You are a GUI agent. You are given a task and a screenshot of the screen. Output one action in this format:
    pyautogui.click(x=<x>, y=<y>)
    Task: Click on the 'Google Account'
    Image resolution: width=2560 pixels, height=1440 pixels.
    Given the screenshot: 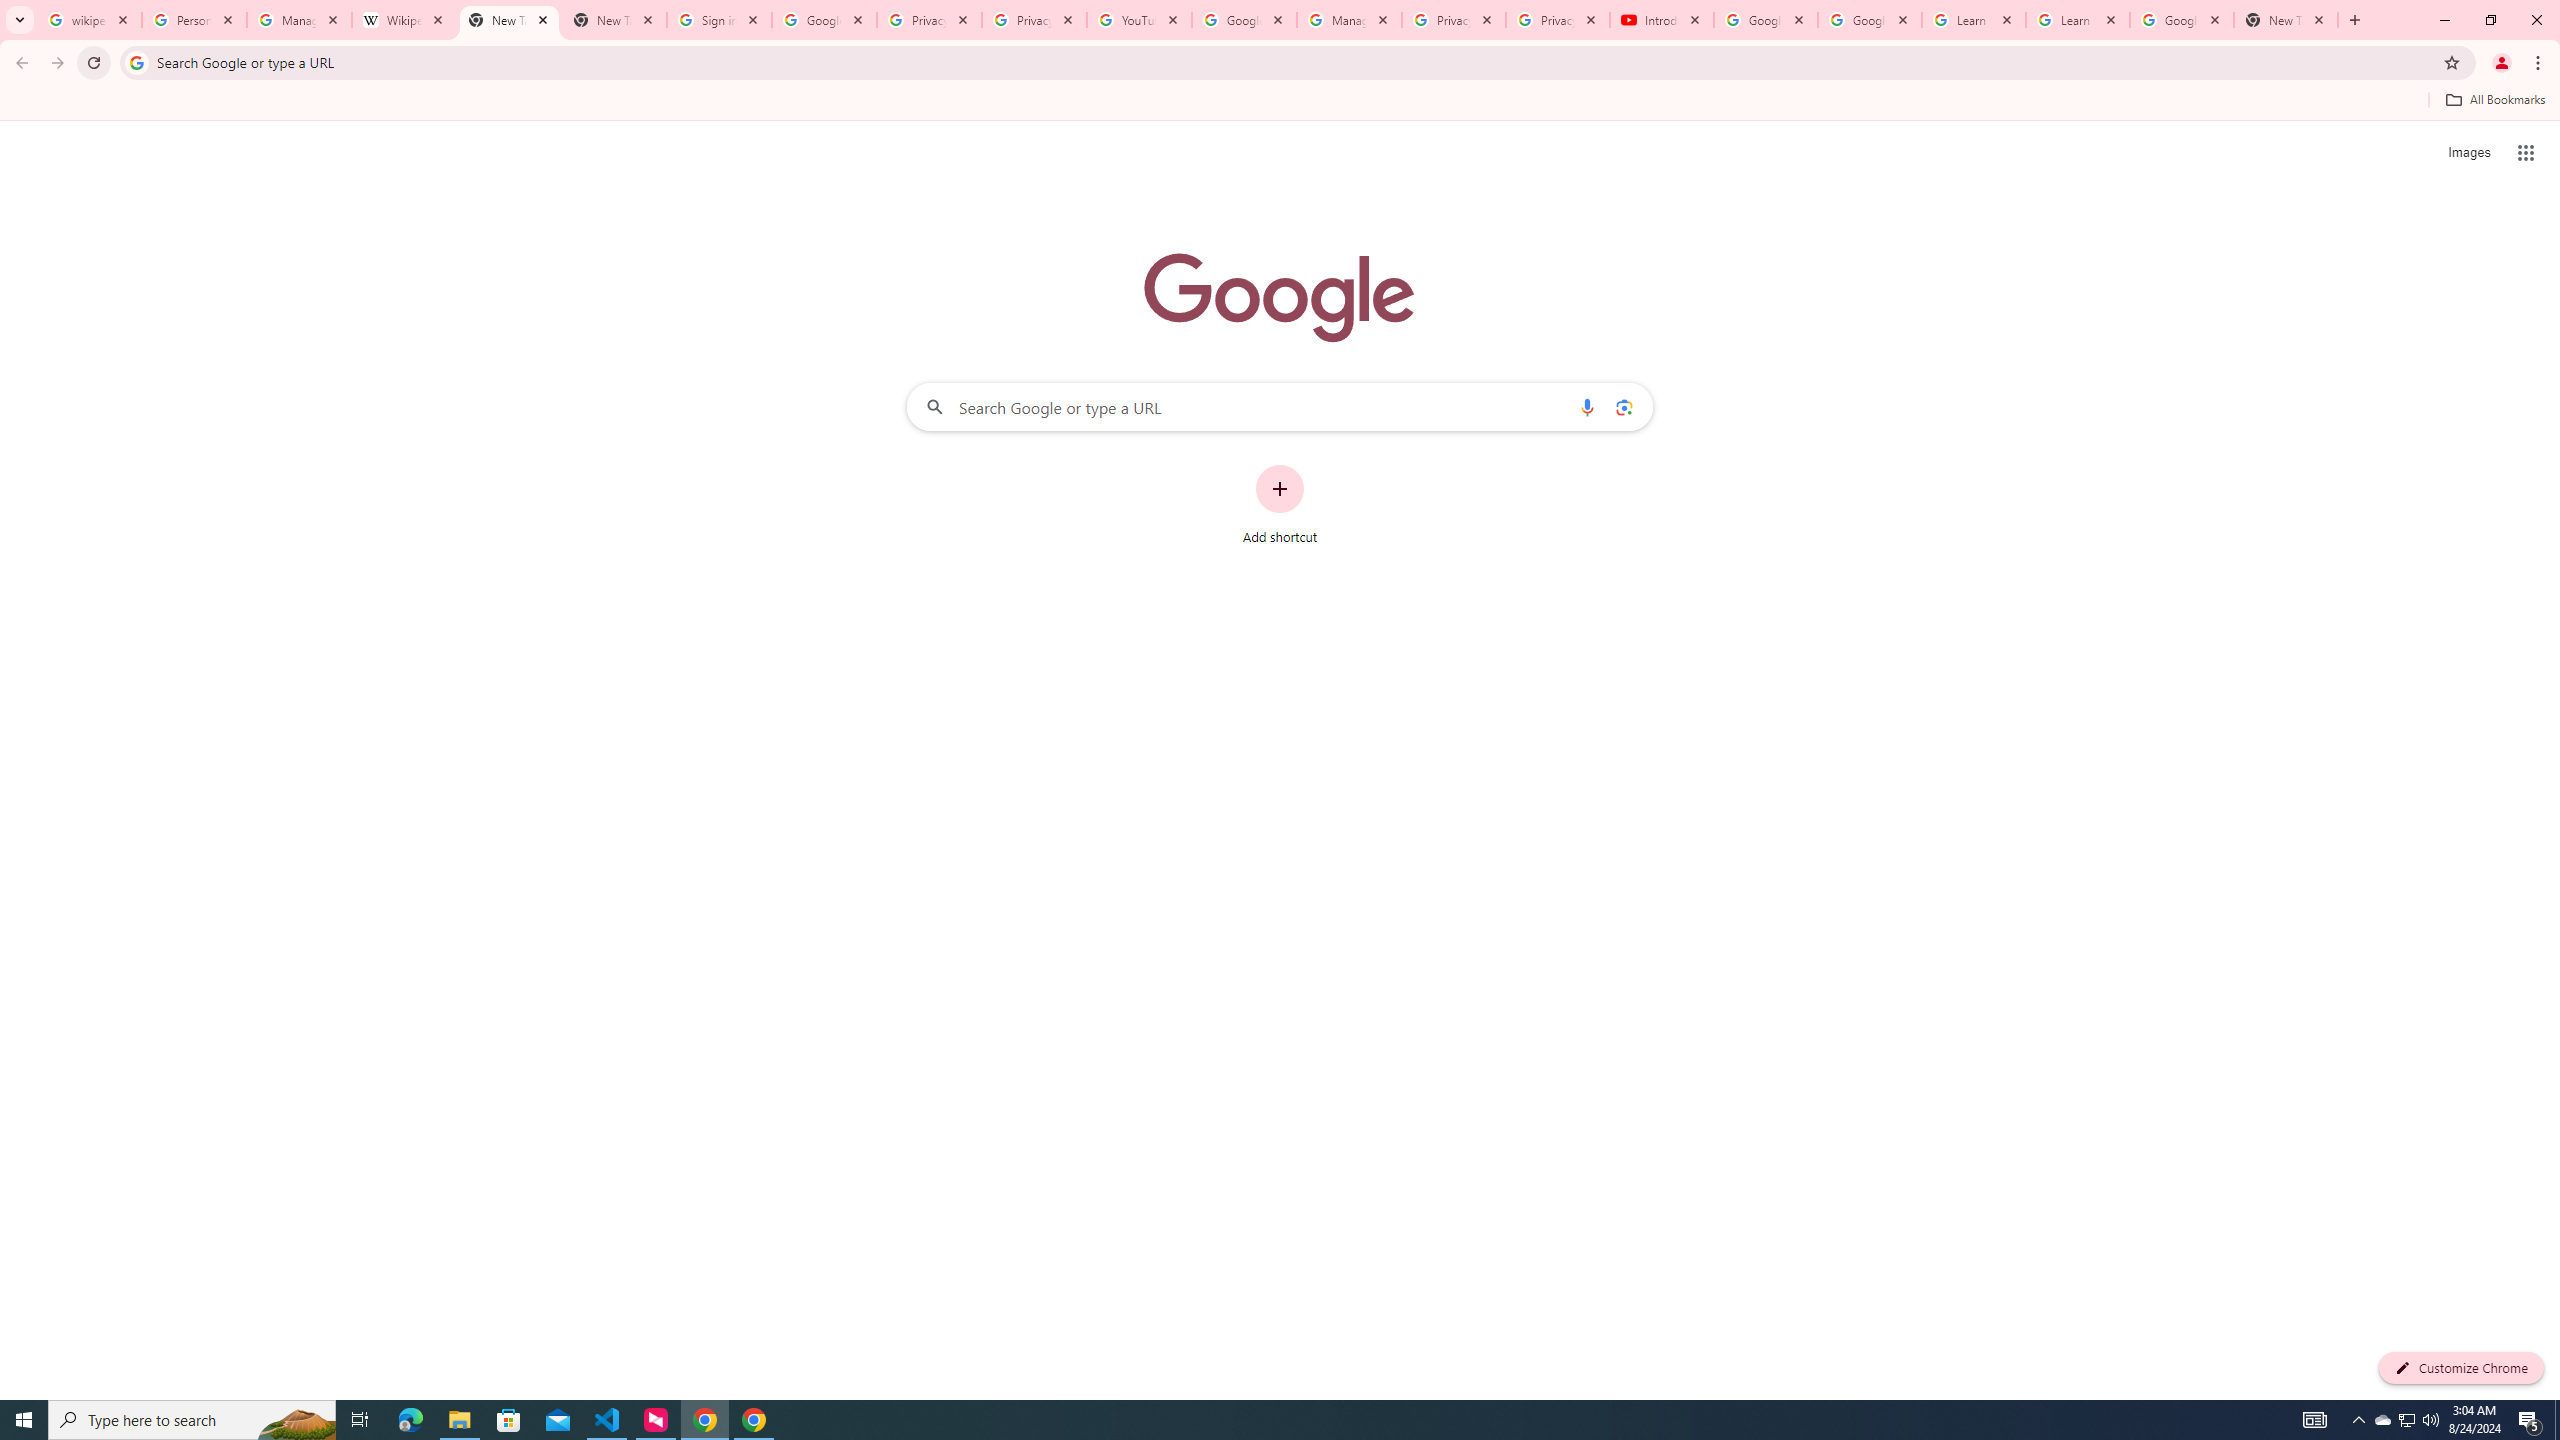 What is the action you would take?
    pyautogui.click(x=2181, y=19)
    